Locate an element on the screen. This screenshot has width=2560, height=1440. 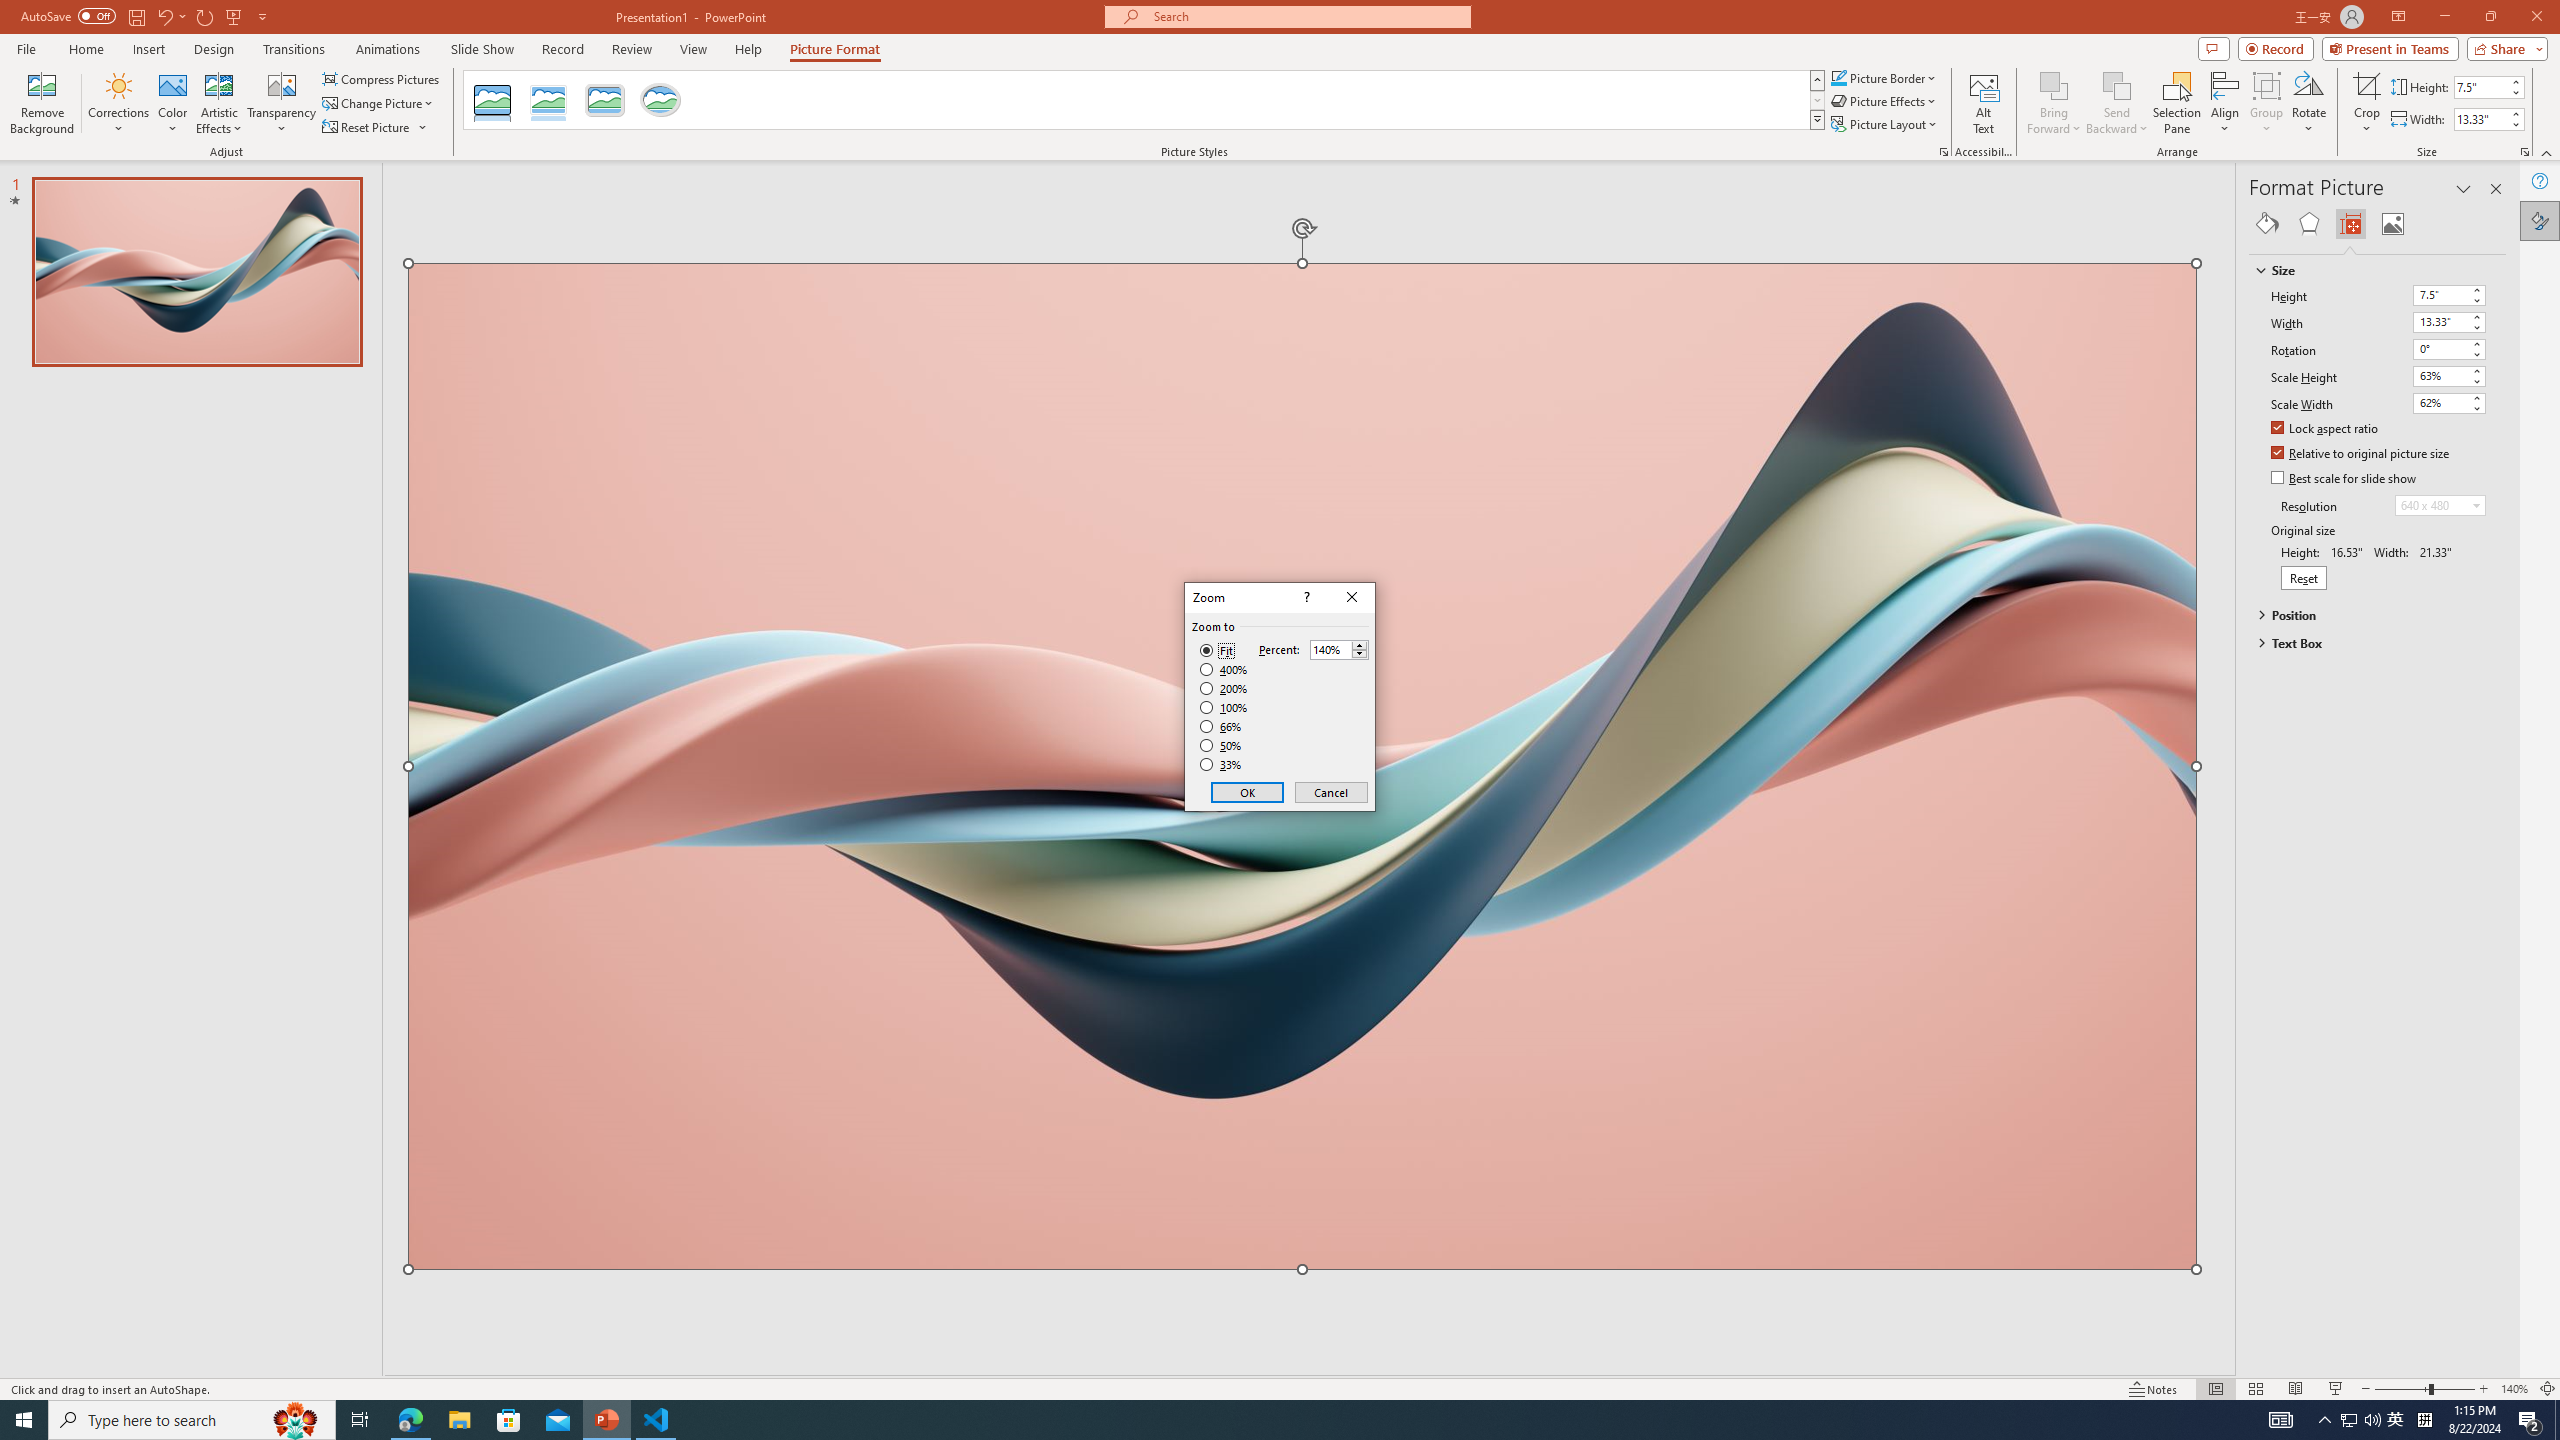
'Percent' is located at coordinates (1340, 648).